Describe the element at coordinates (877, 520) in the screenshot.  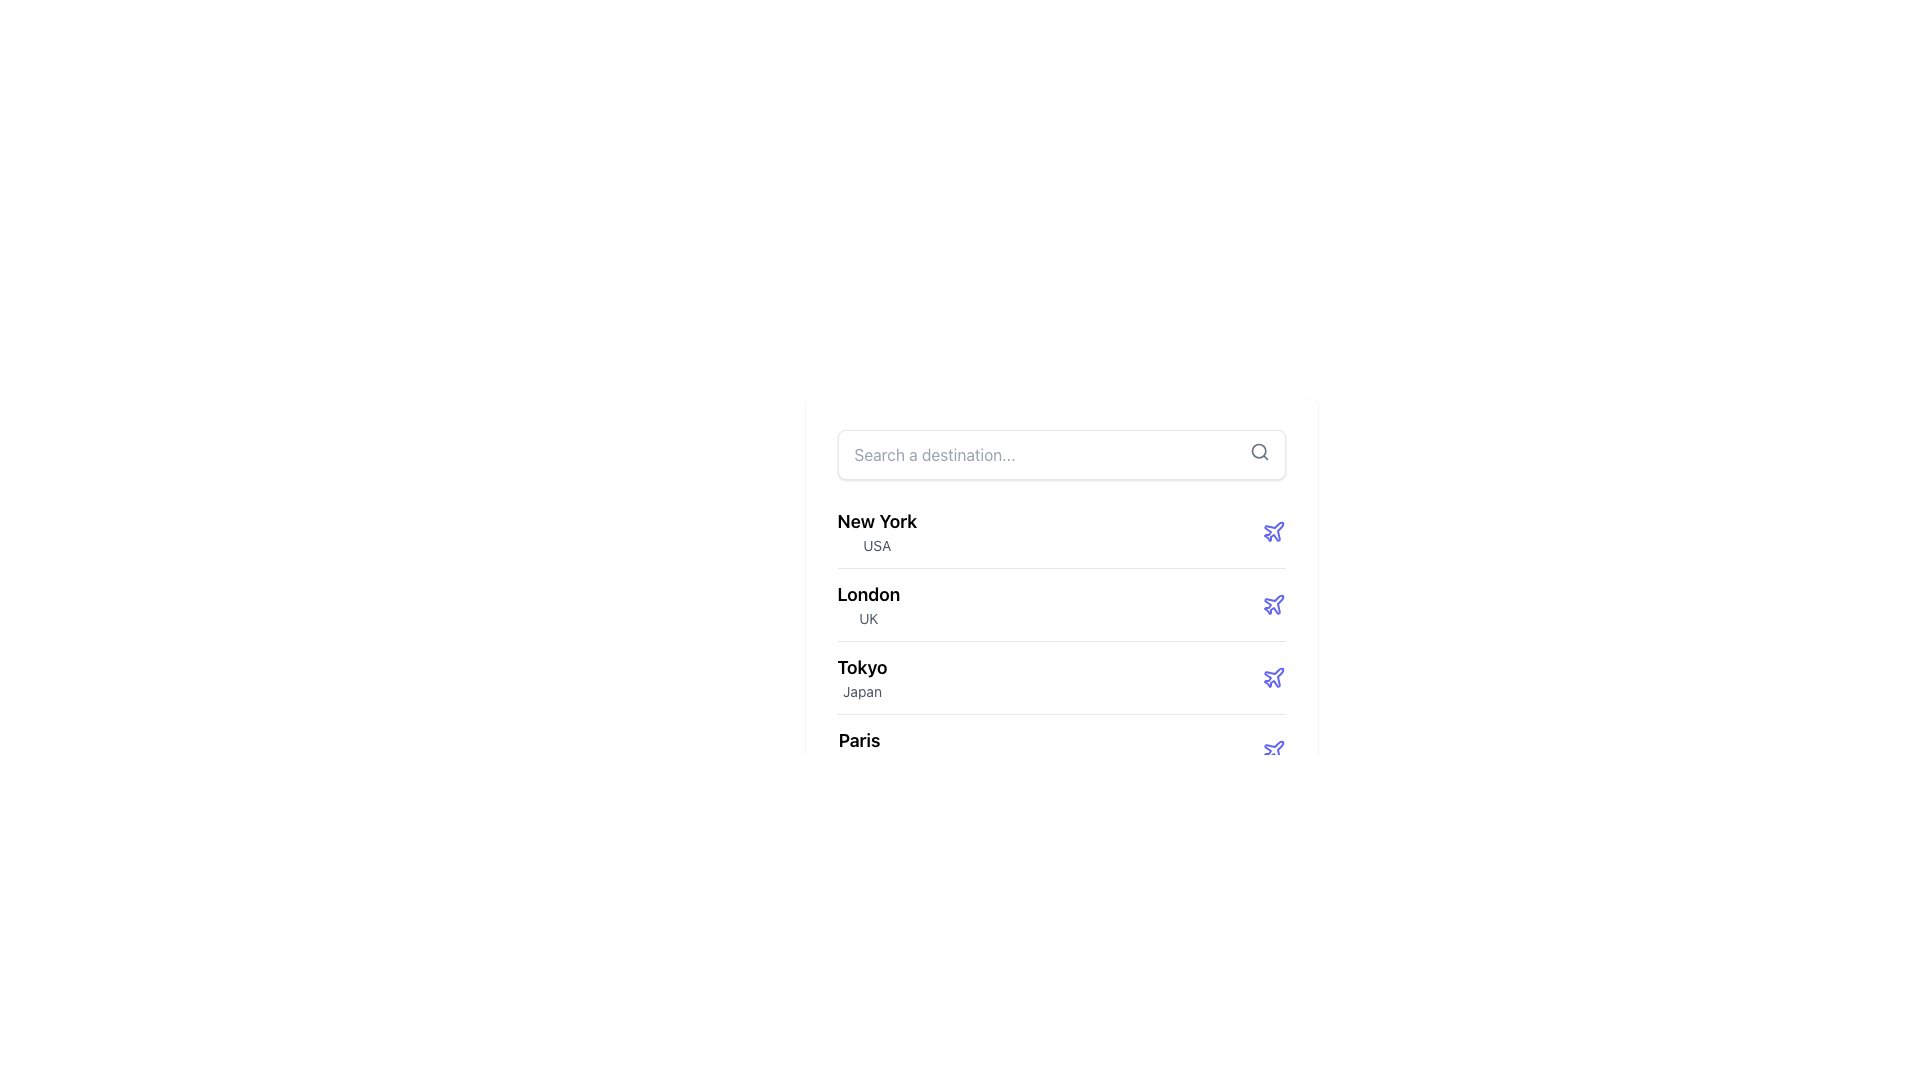
I see `the text label for the city 'New York', which is the first entry in the list of destinations, positioned near the top and aligned with the label 'USA' below it` at that location.